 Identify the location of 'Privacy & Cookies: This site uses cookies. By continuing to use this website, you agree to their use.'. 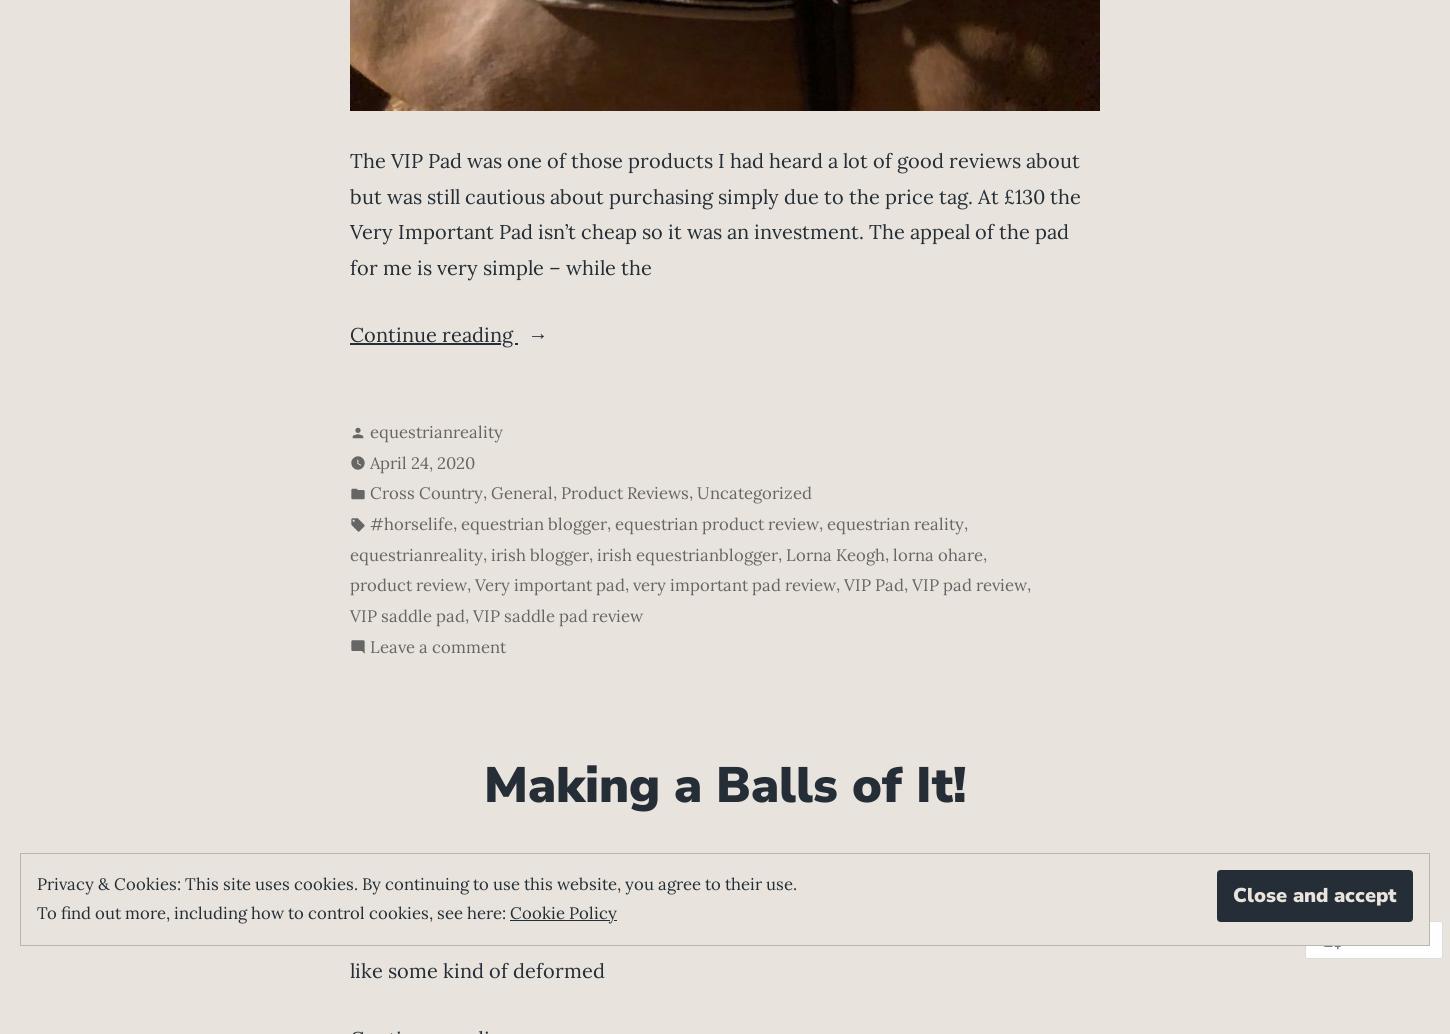
(36, 882).